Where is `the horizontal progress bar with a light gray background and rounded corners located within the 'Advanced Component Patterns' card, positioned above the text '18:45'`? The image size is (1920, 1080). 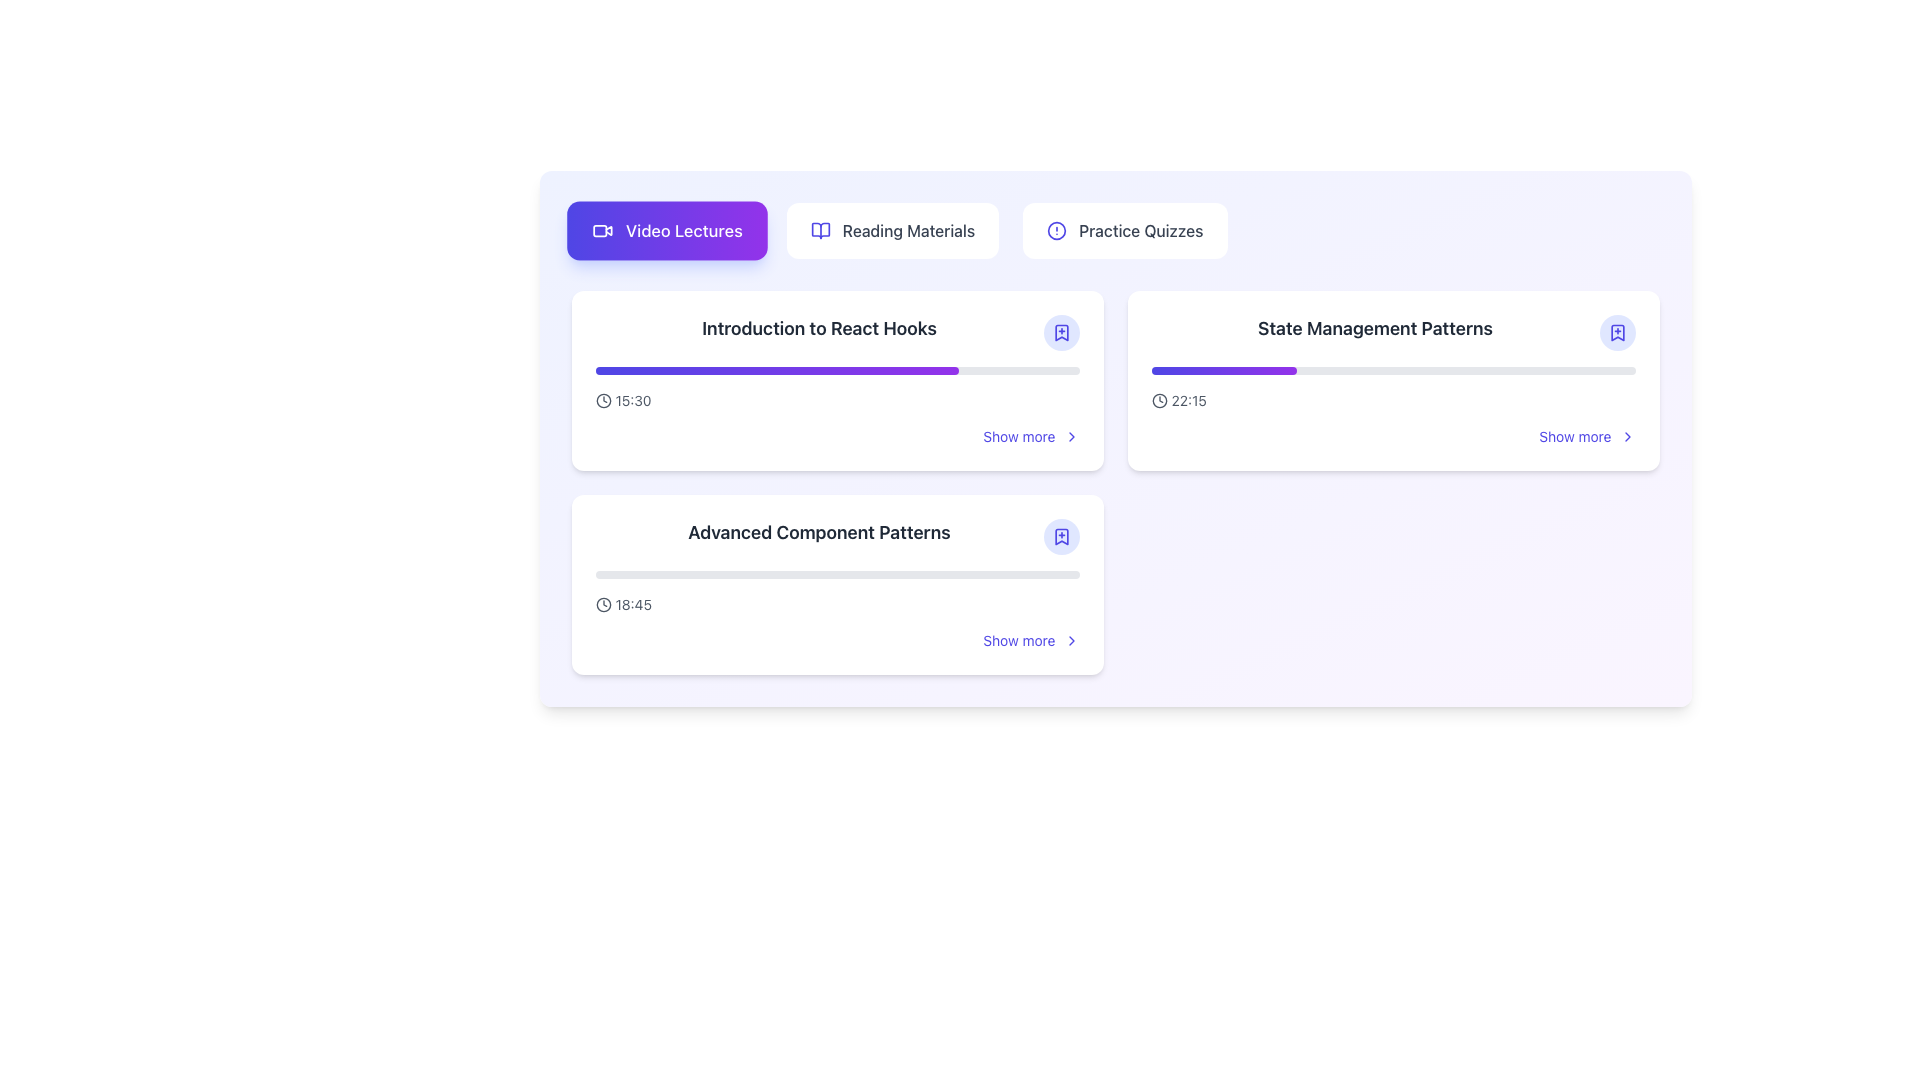
the horizontal progress bar with a light gray background and rounded corners located within the 'Advanced Component Patterns' card, positioned above the text '18:45' is located at coordinates (837, 574).